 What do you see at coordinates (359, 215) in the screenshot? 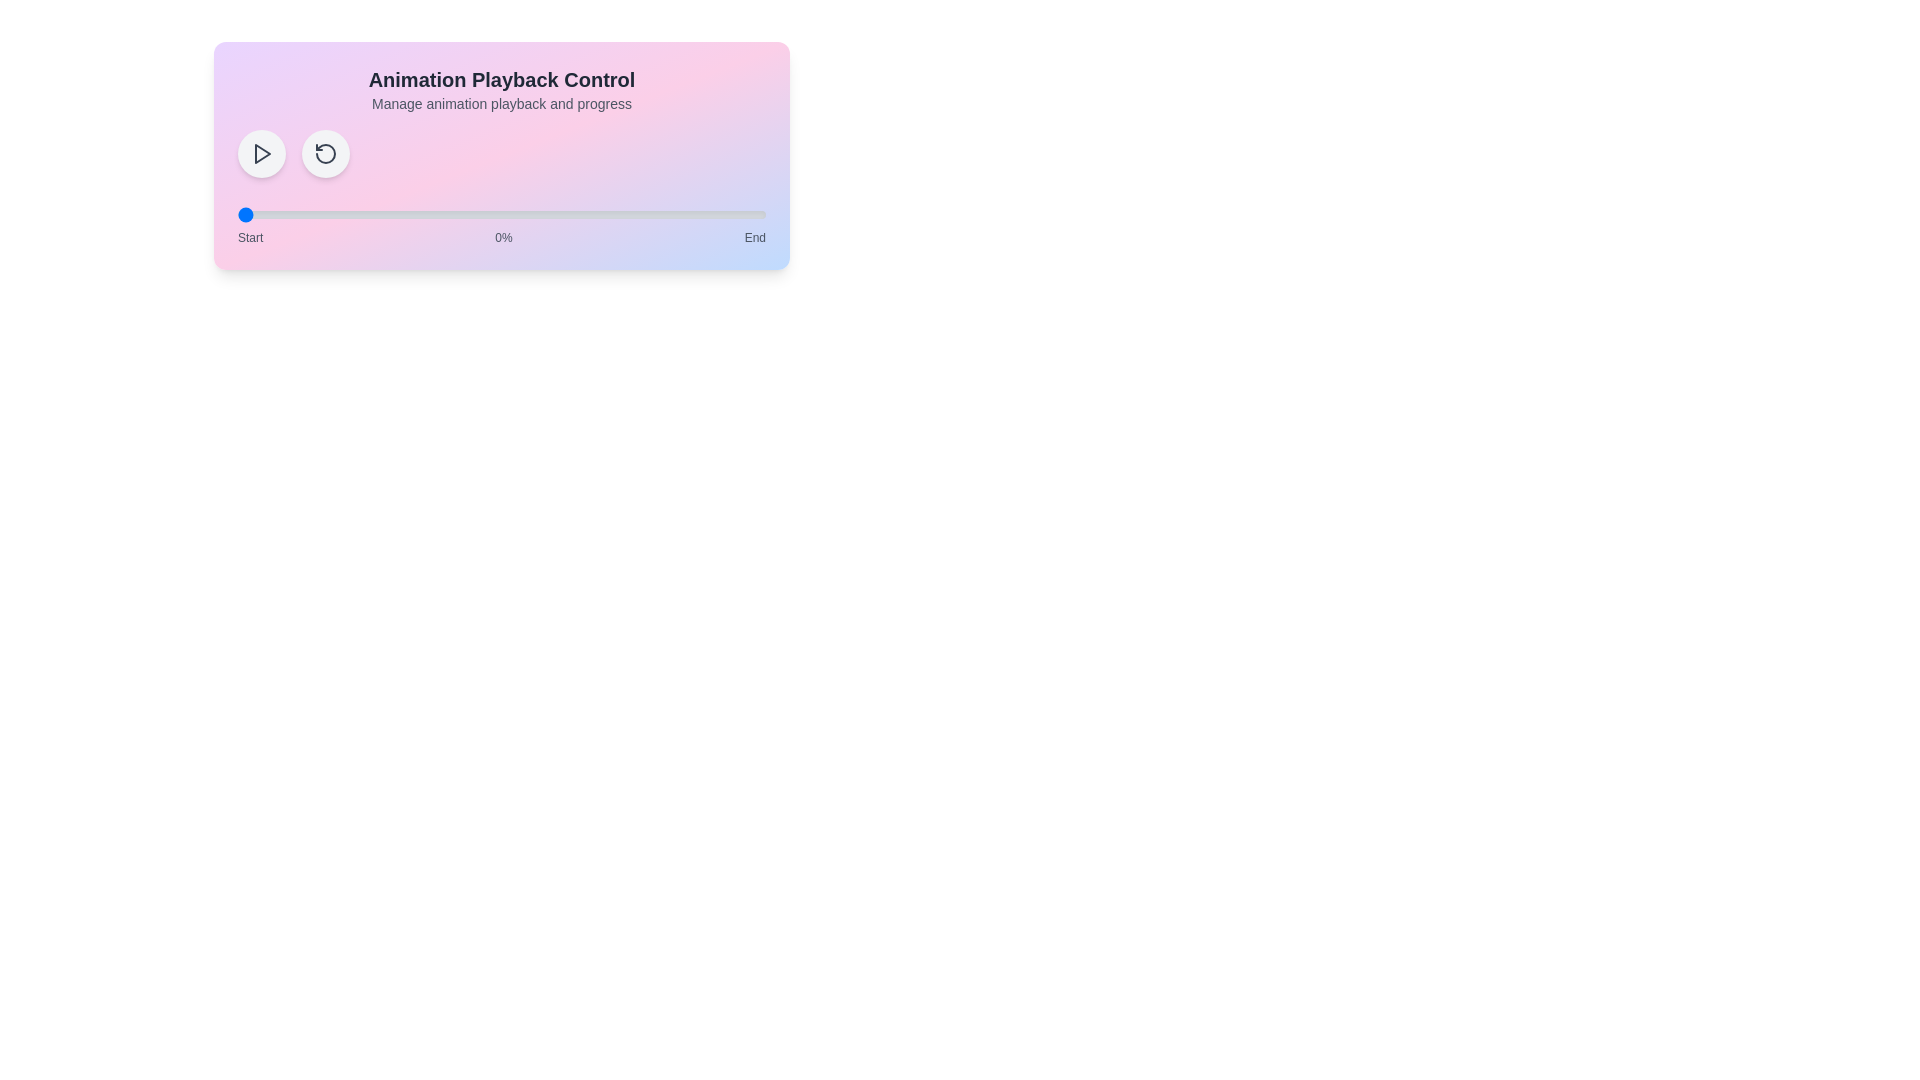
I see `the animation progress to 23% by interacting with the range slider` at bounding box center [359, 215].